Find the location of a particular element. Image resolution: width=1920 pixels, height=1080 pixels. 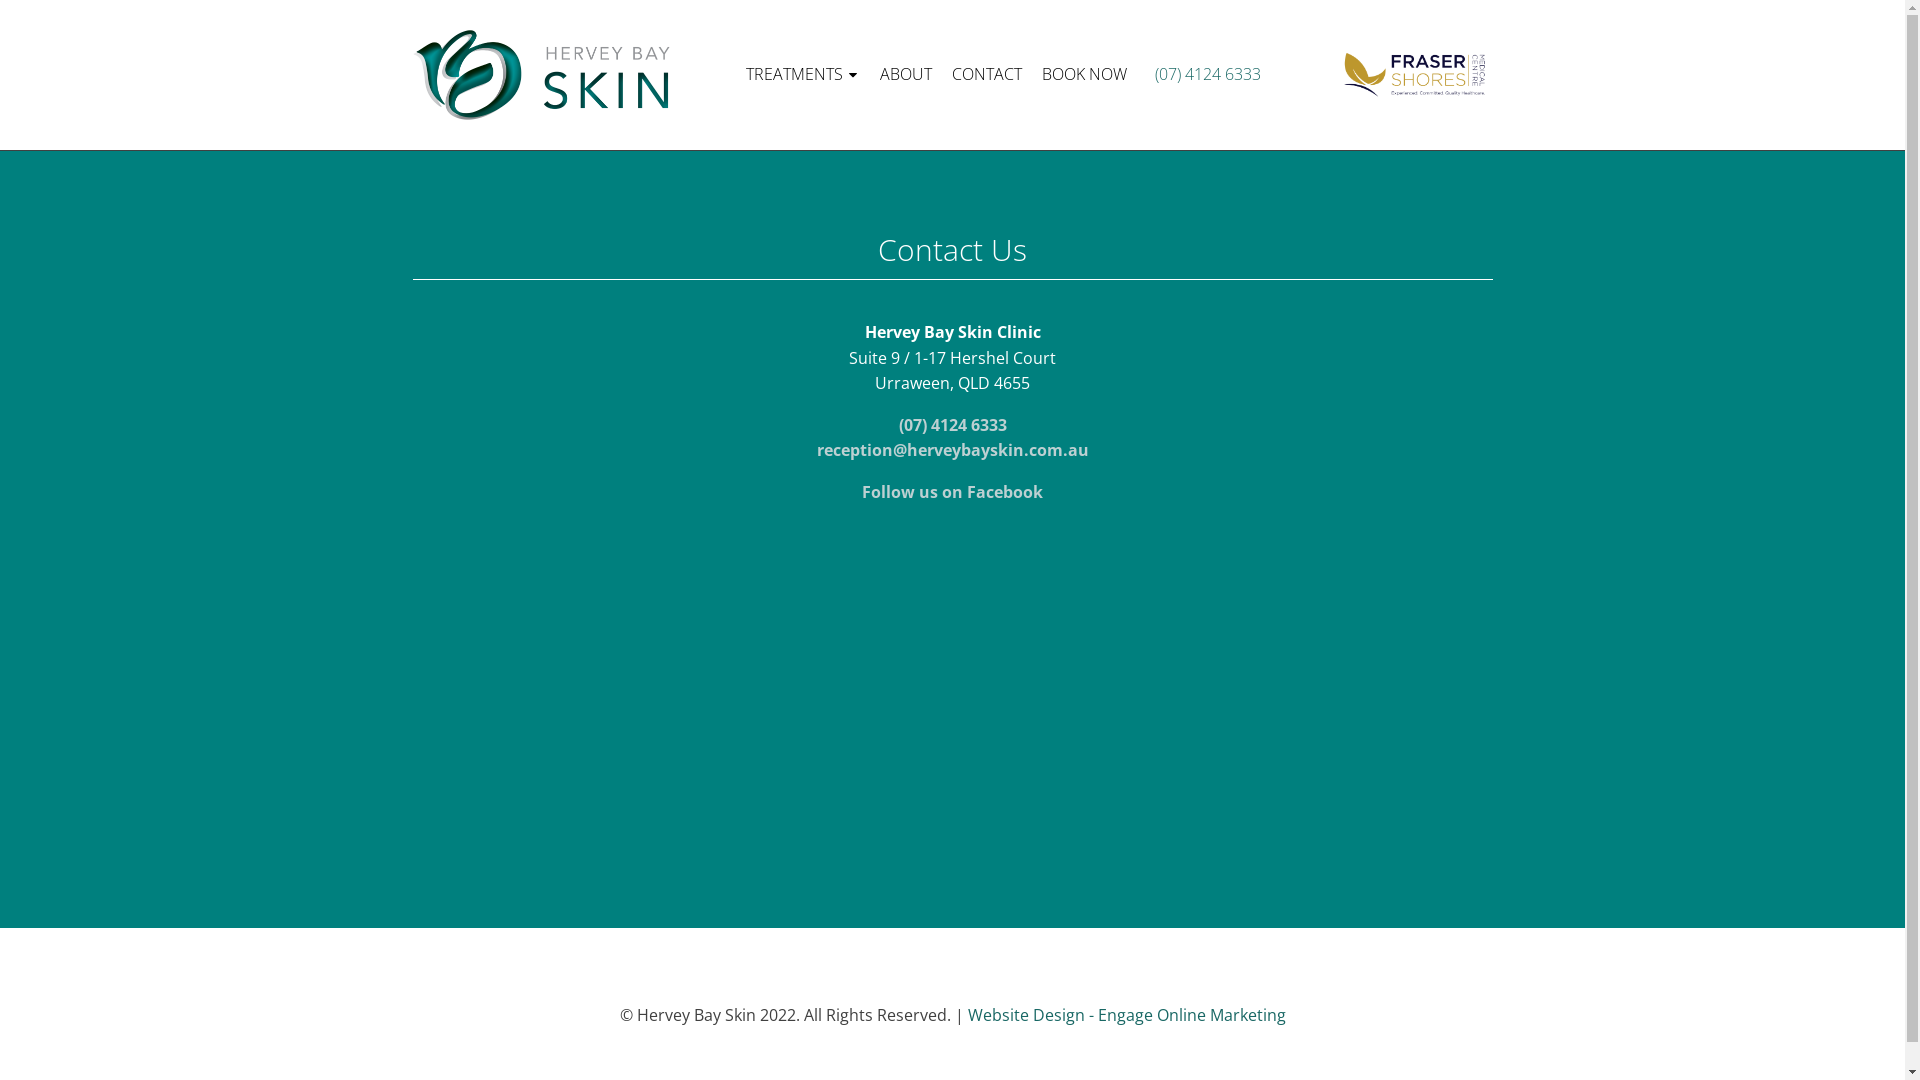

'reception@herveybayskin.com.au' is located at coordinates (950, 450).